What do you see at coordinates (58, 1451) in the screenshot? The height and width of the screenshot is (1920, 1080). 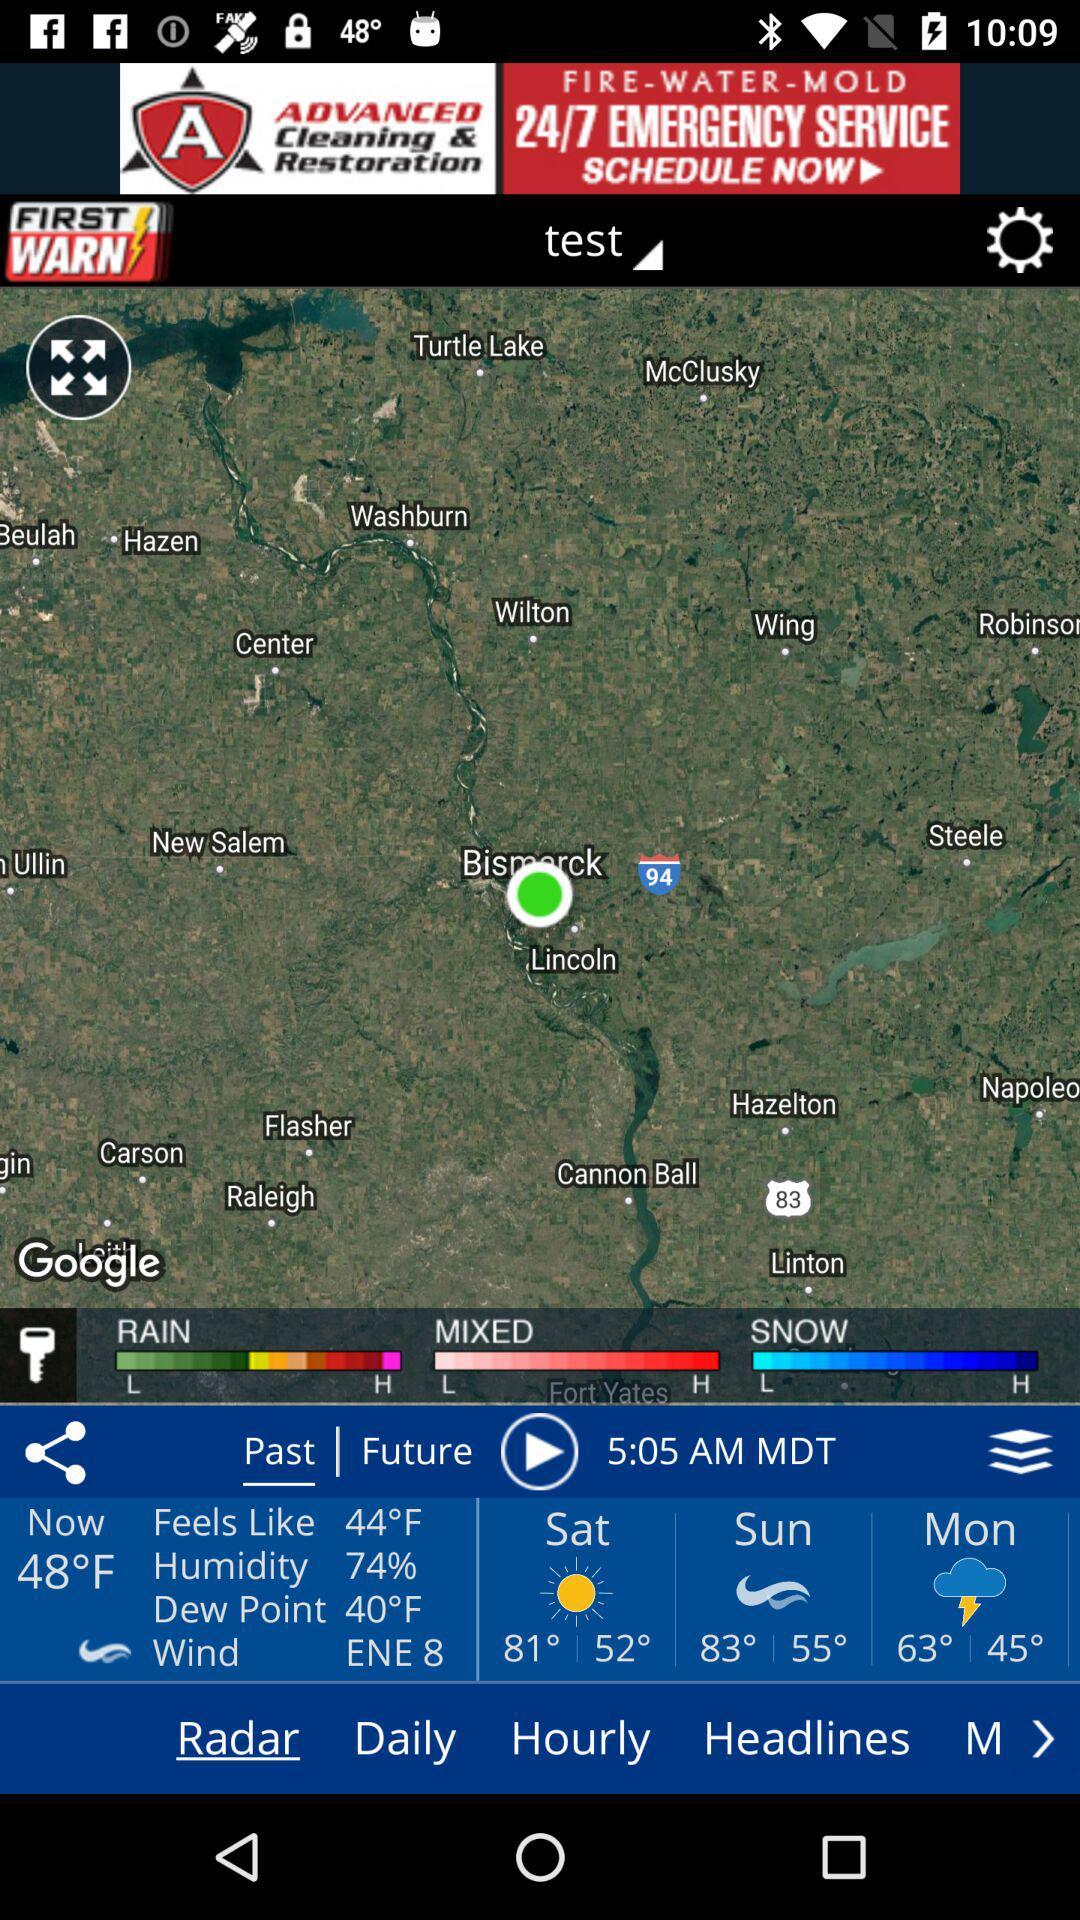 I see `the share icon` at bounding box center [58, 1451].